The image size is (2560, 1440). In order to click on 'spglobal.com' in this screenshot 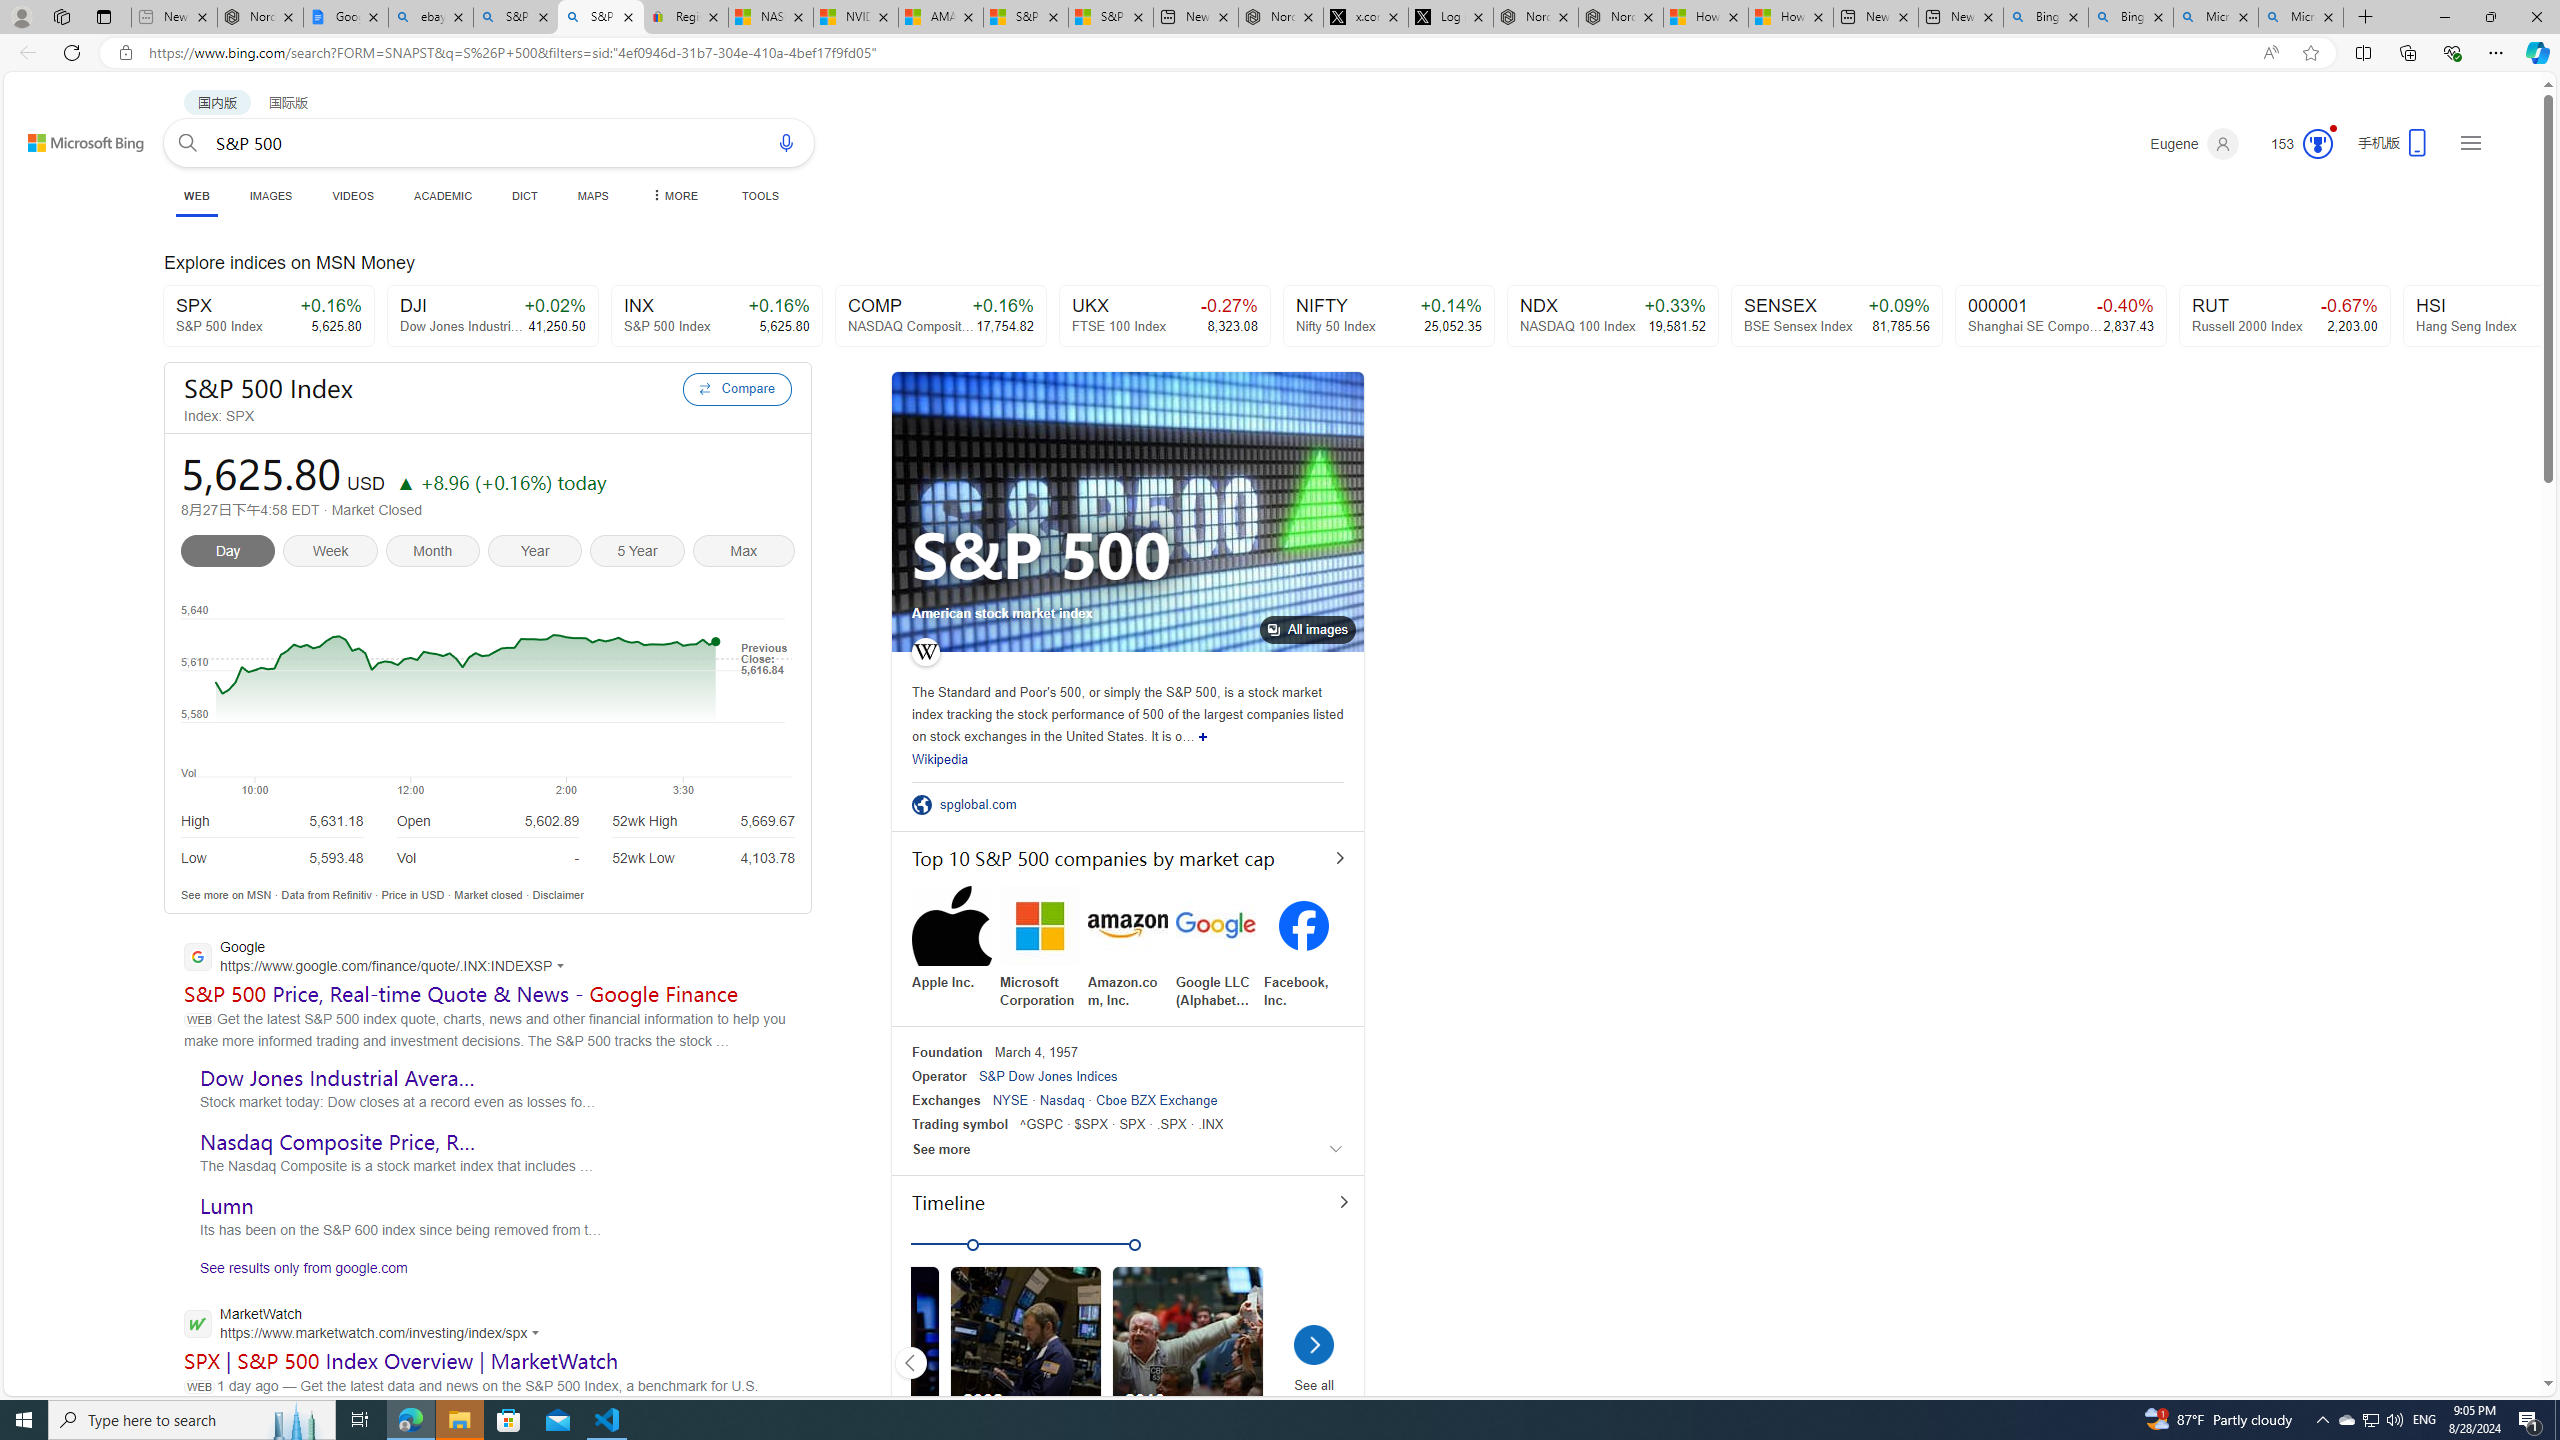, I will do `click(983, 804)`.